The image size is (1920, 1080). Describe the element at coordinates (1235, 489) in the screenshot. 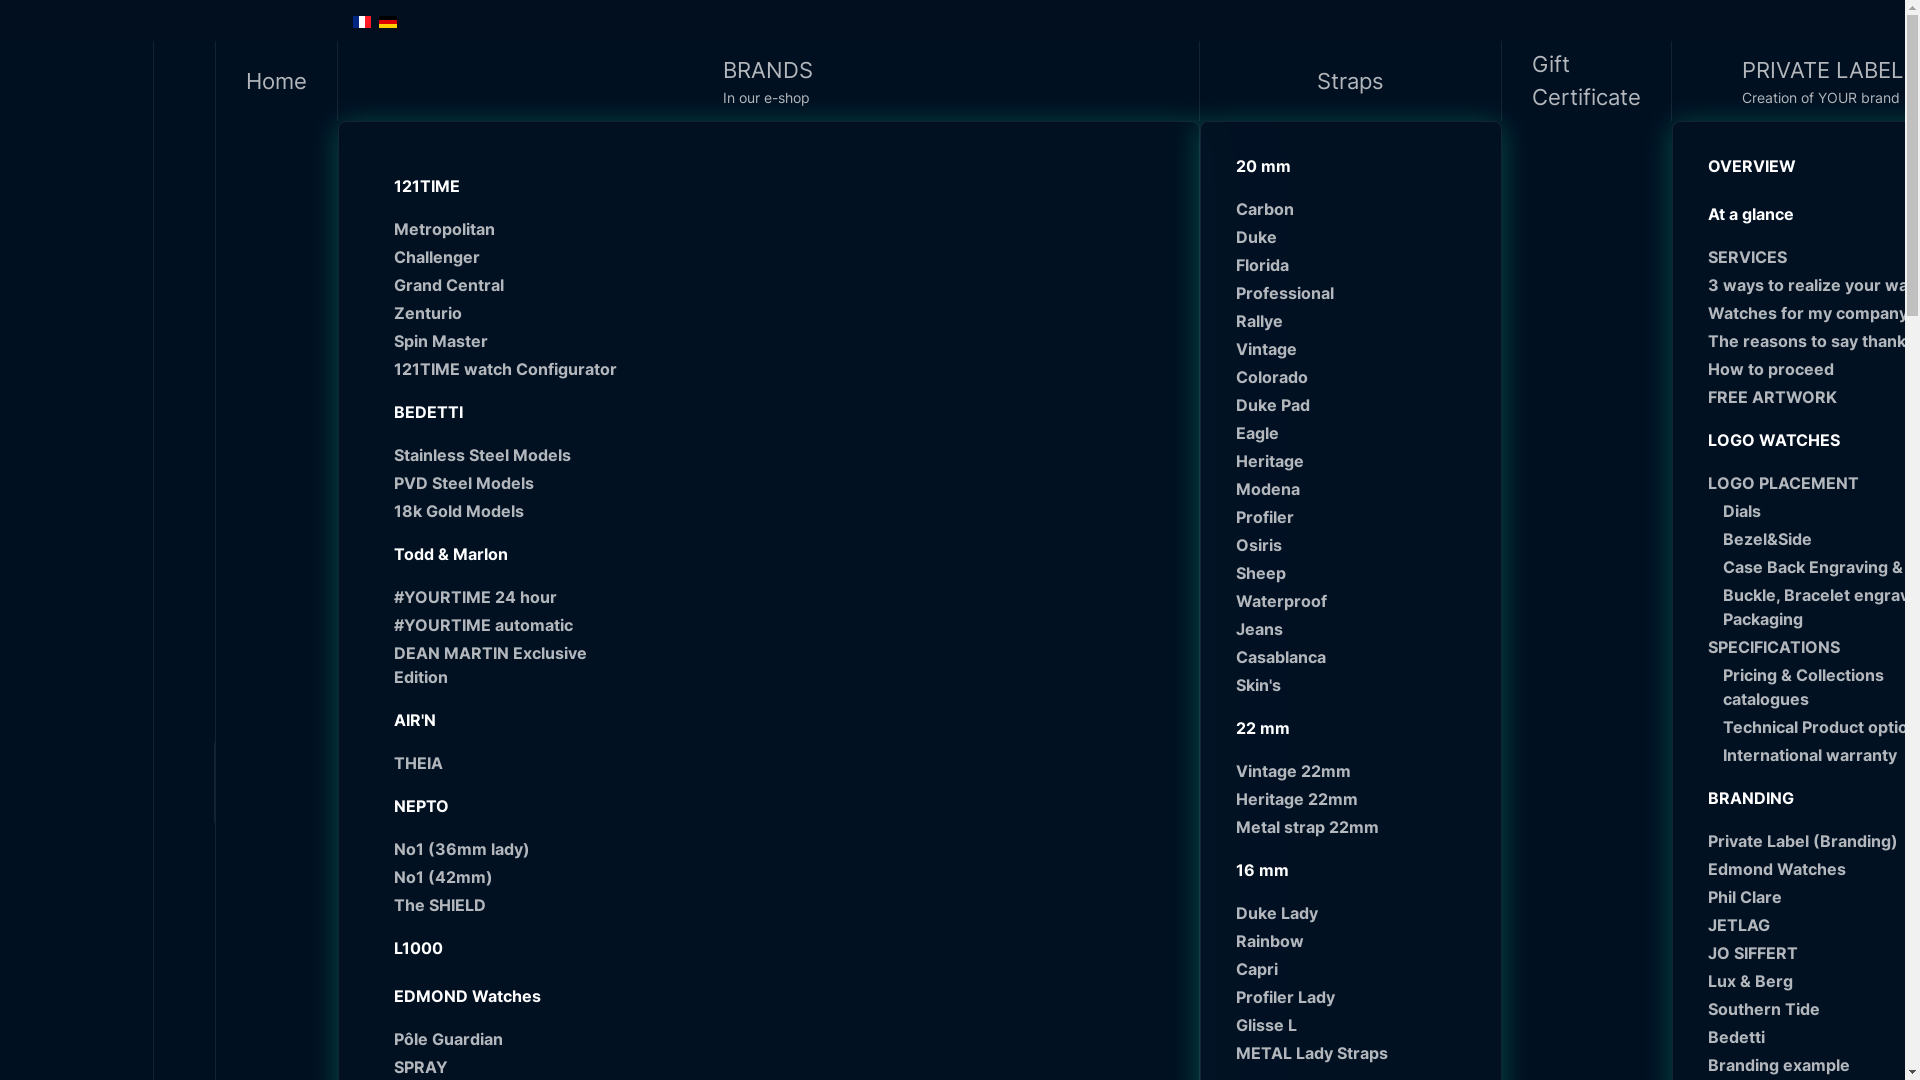

I see `'Modena'` at that location.